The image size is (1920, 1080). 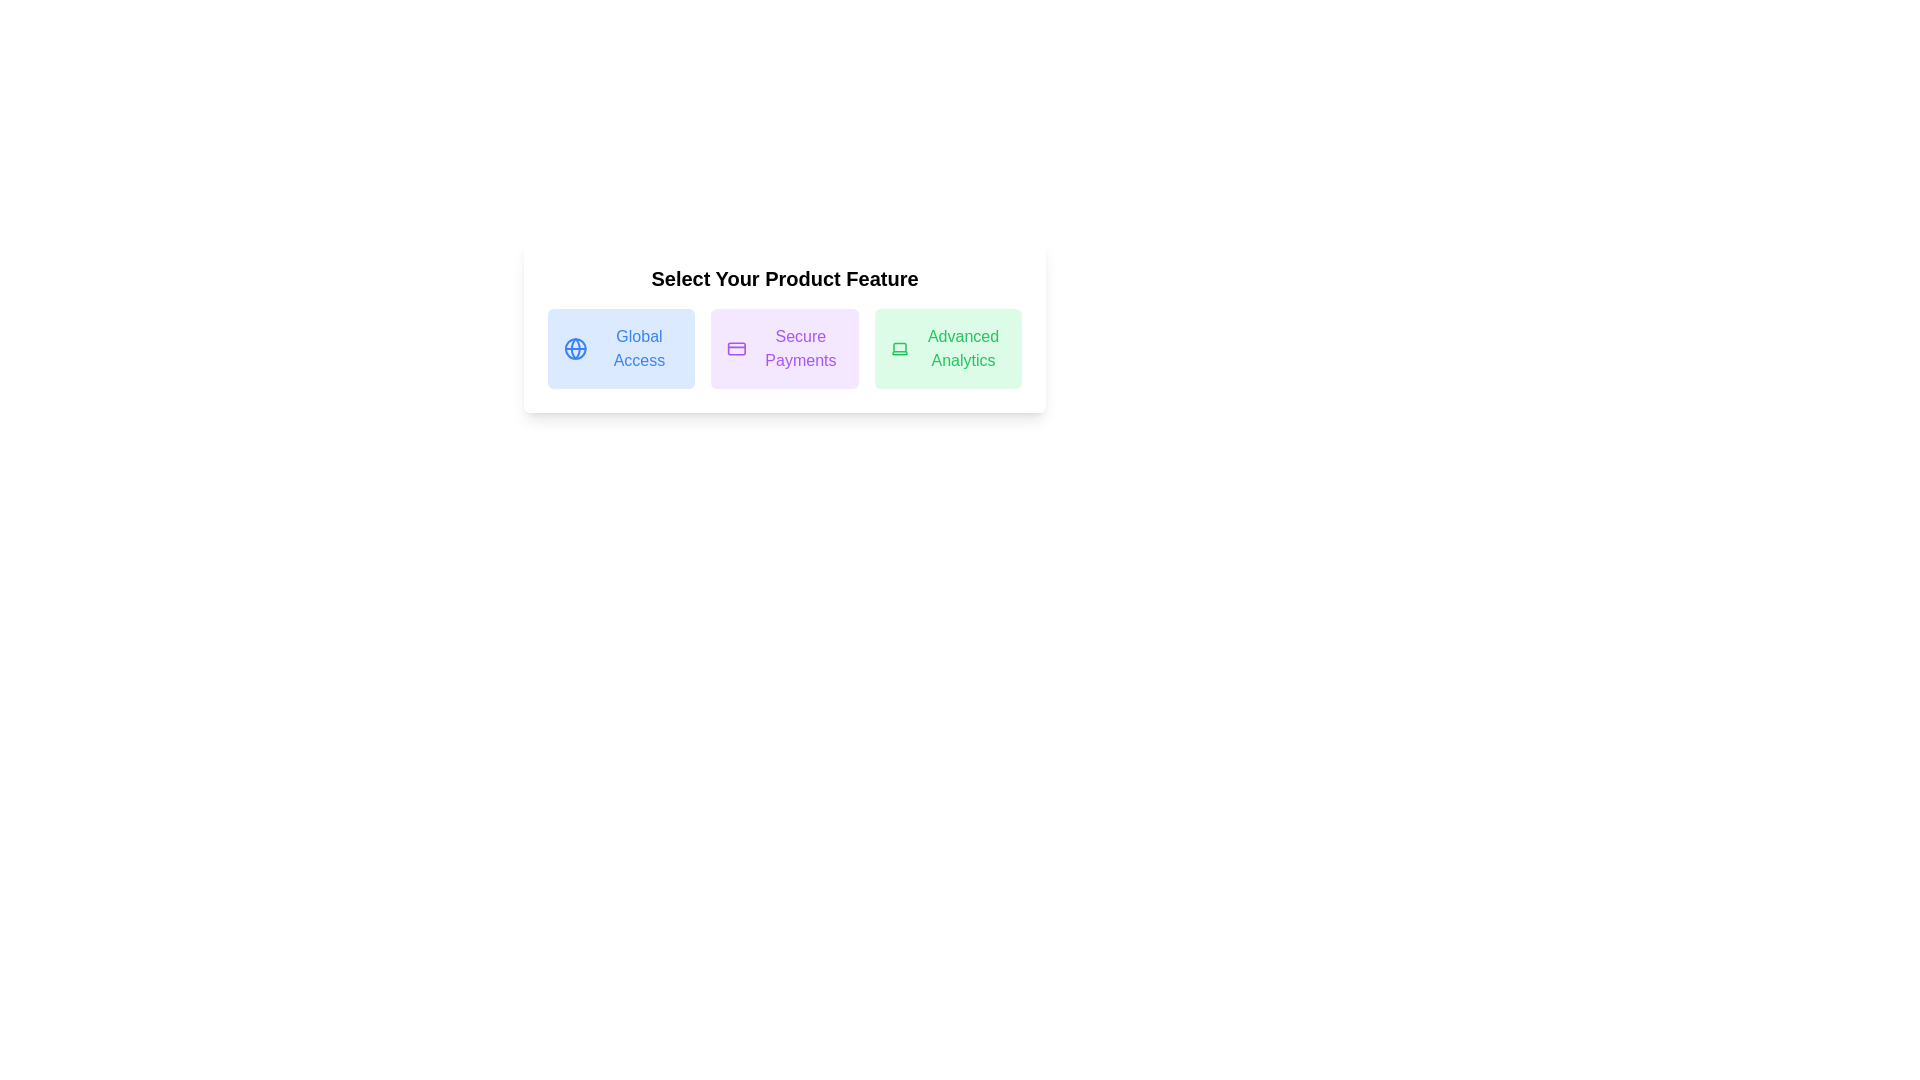 I want to click on the 'Global Access' icon, which is the first item in a horizontal group of three options in the product feature selection interface, so click(x=574, y=347).